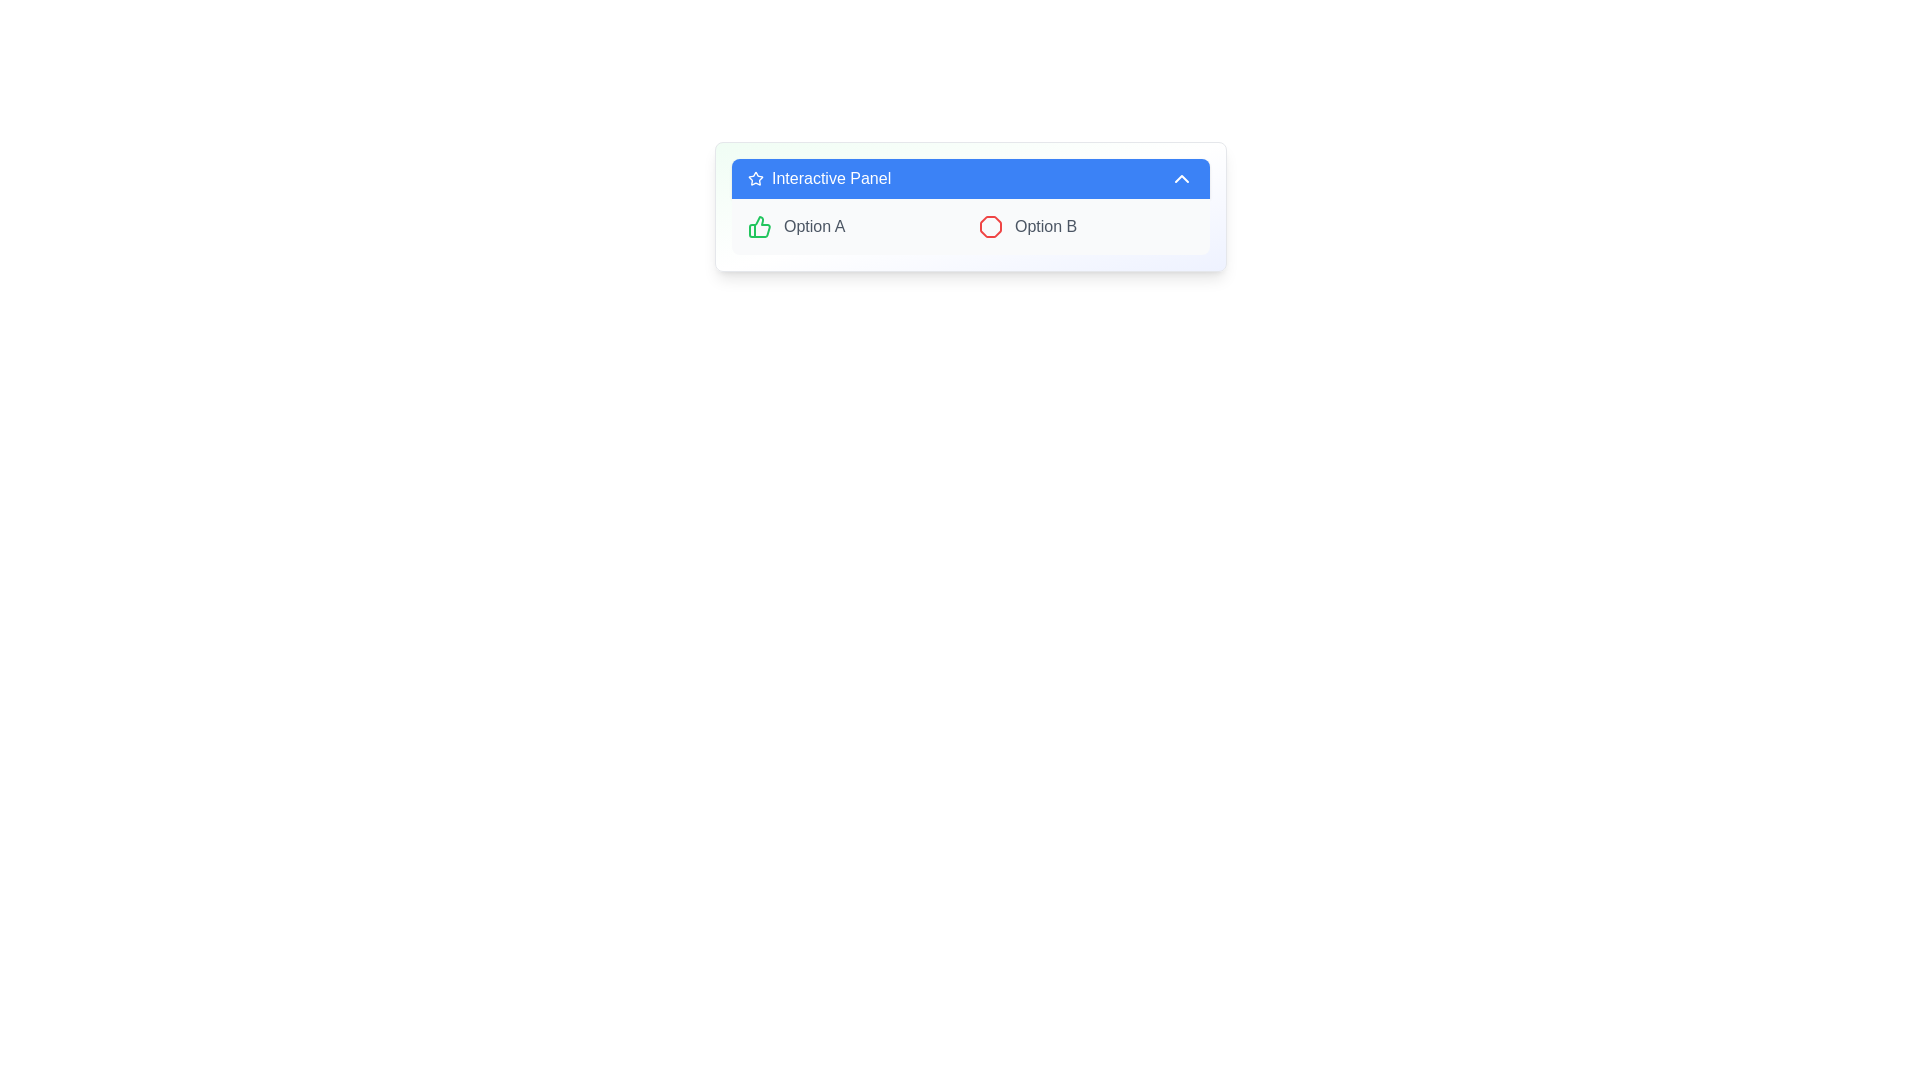 This screenshot has width=1920, height=1080. What do you see at coordinates (754, 177) in the screenshot?
I see `the star icon with a rounded edge style located in the blue header labeled 'Interactive Panel'` at bounding box center [754, 177].